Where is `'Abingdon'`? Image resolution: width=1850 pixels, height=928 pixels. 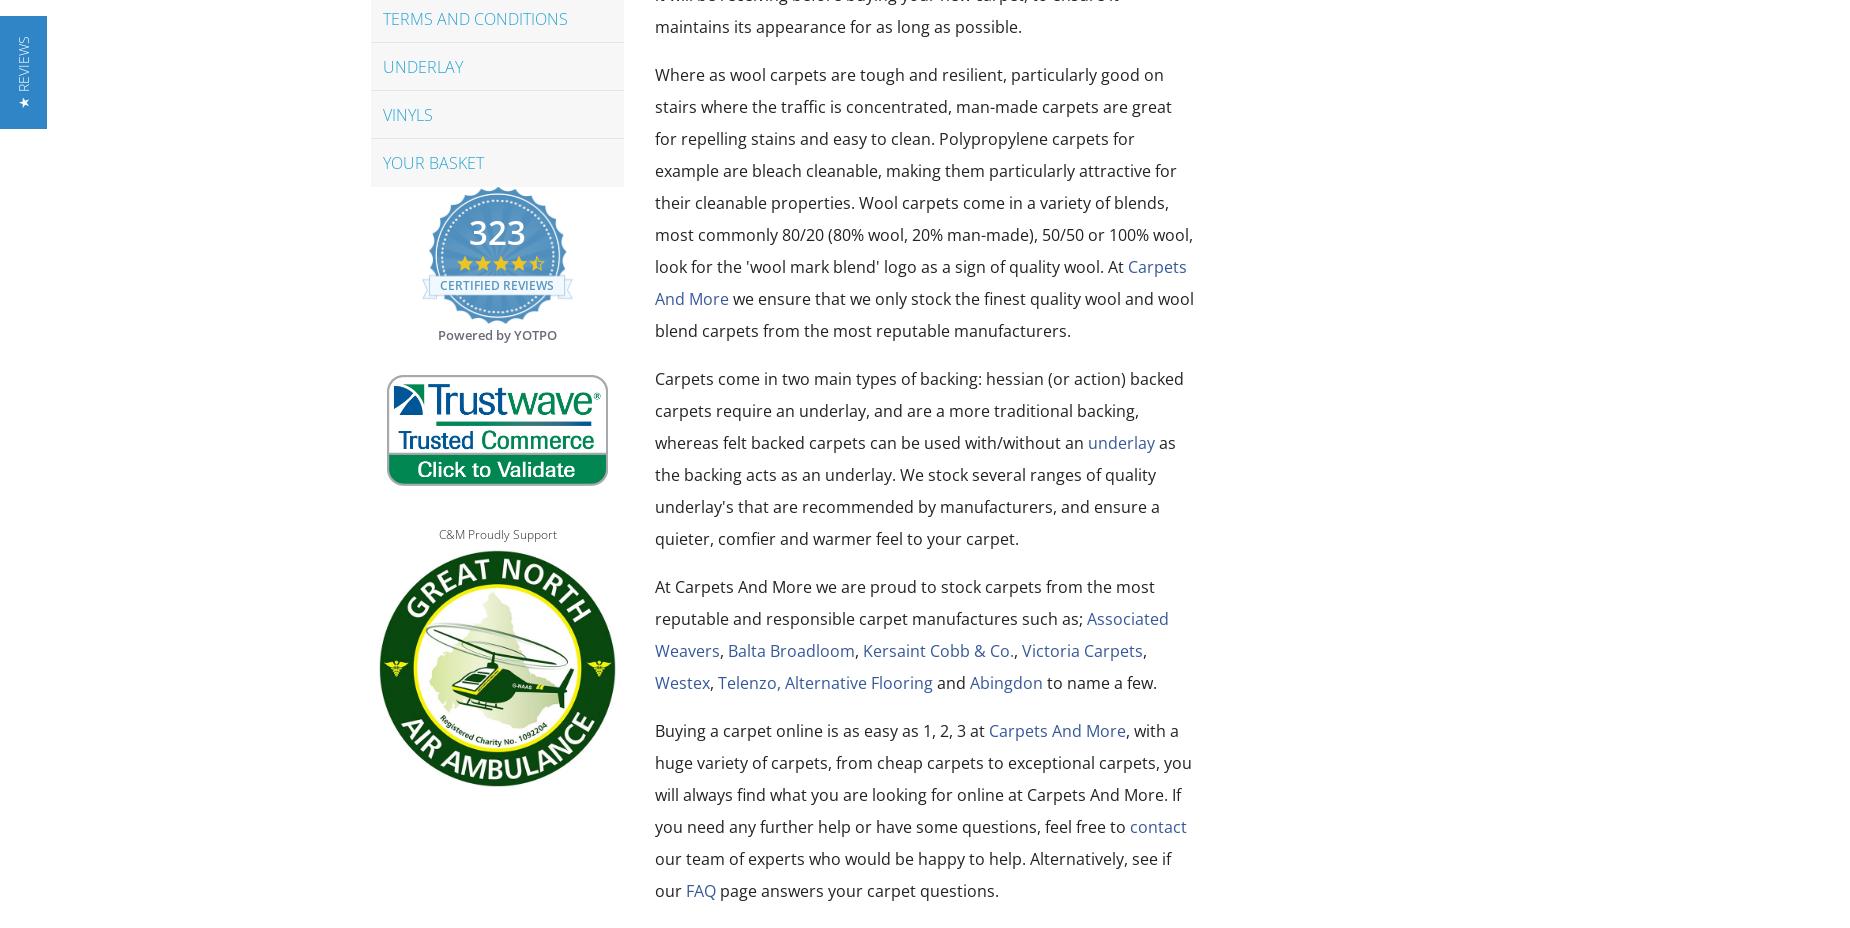
'Abingdon' is located at coordinates (968, 683).